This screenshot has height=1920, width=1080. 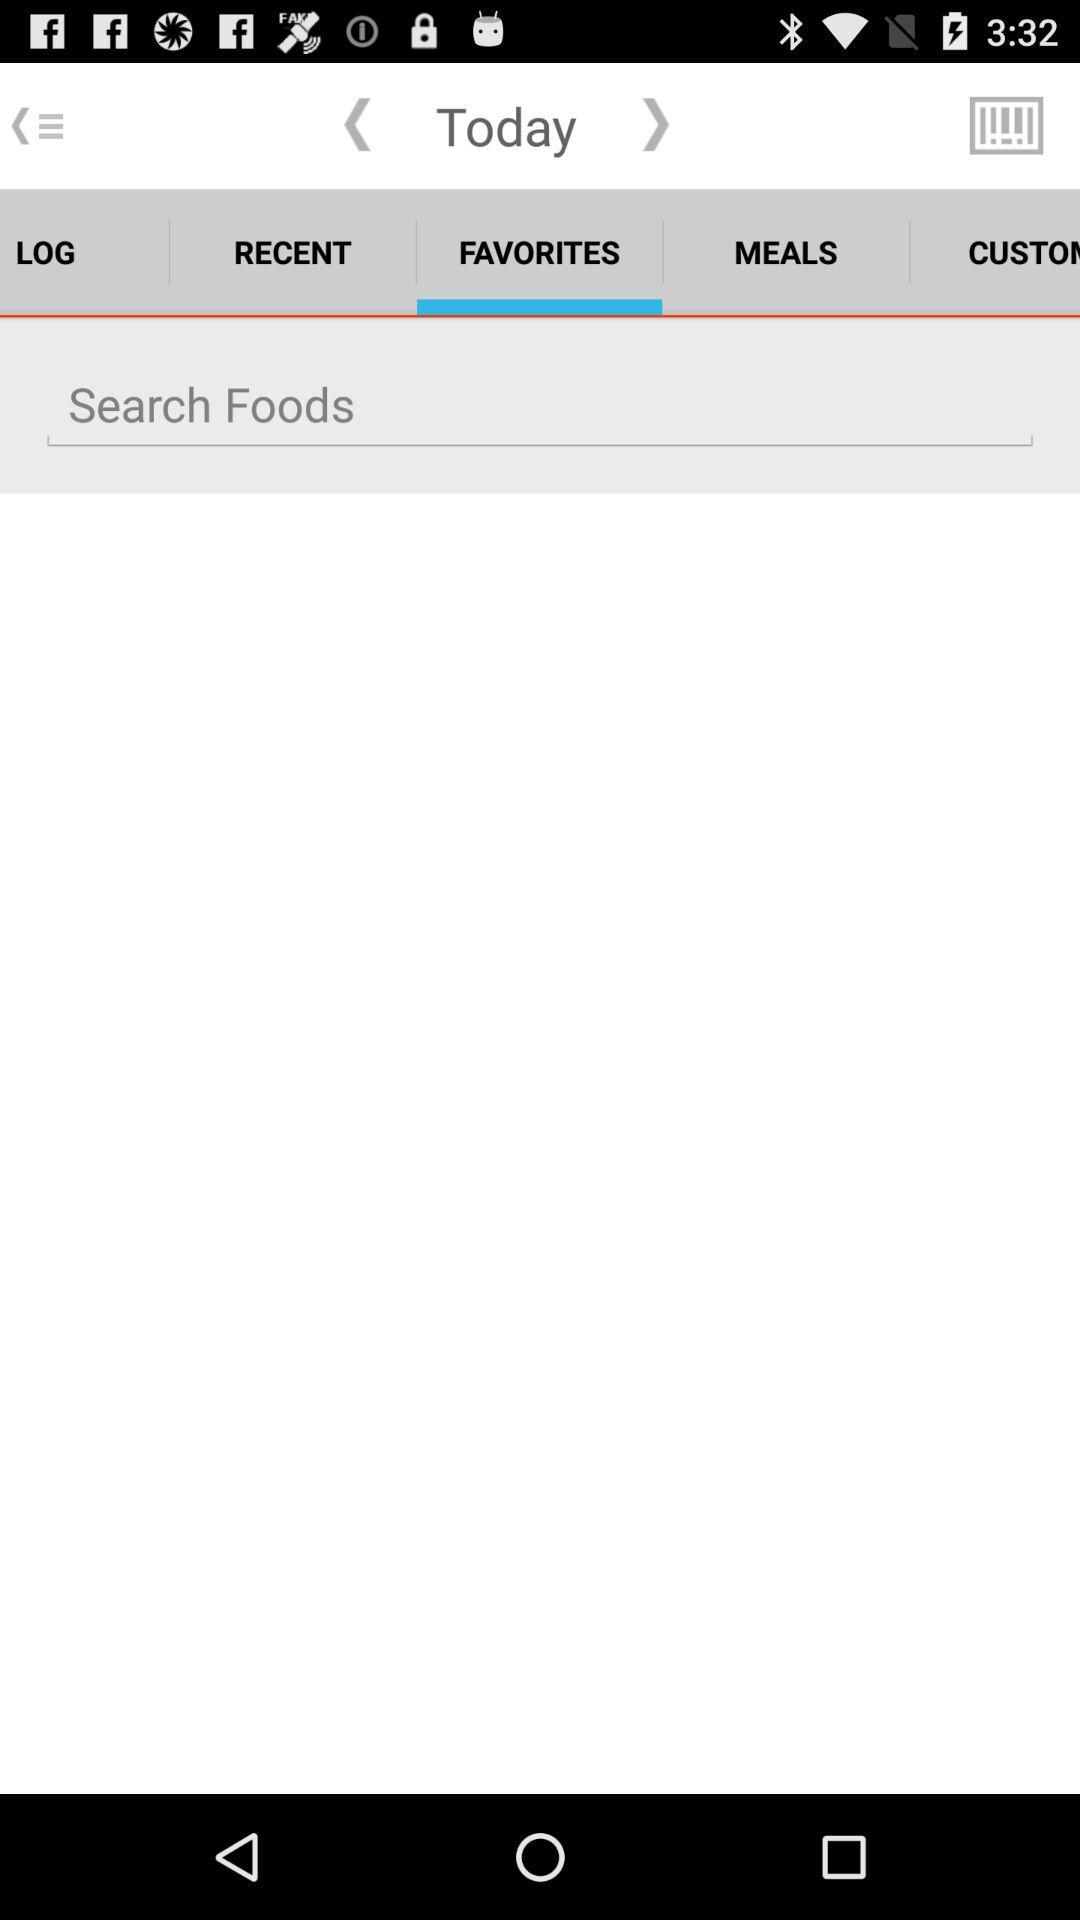 I want to click on the app above the favorites icon, so click(x=505, y=124).